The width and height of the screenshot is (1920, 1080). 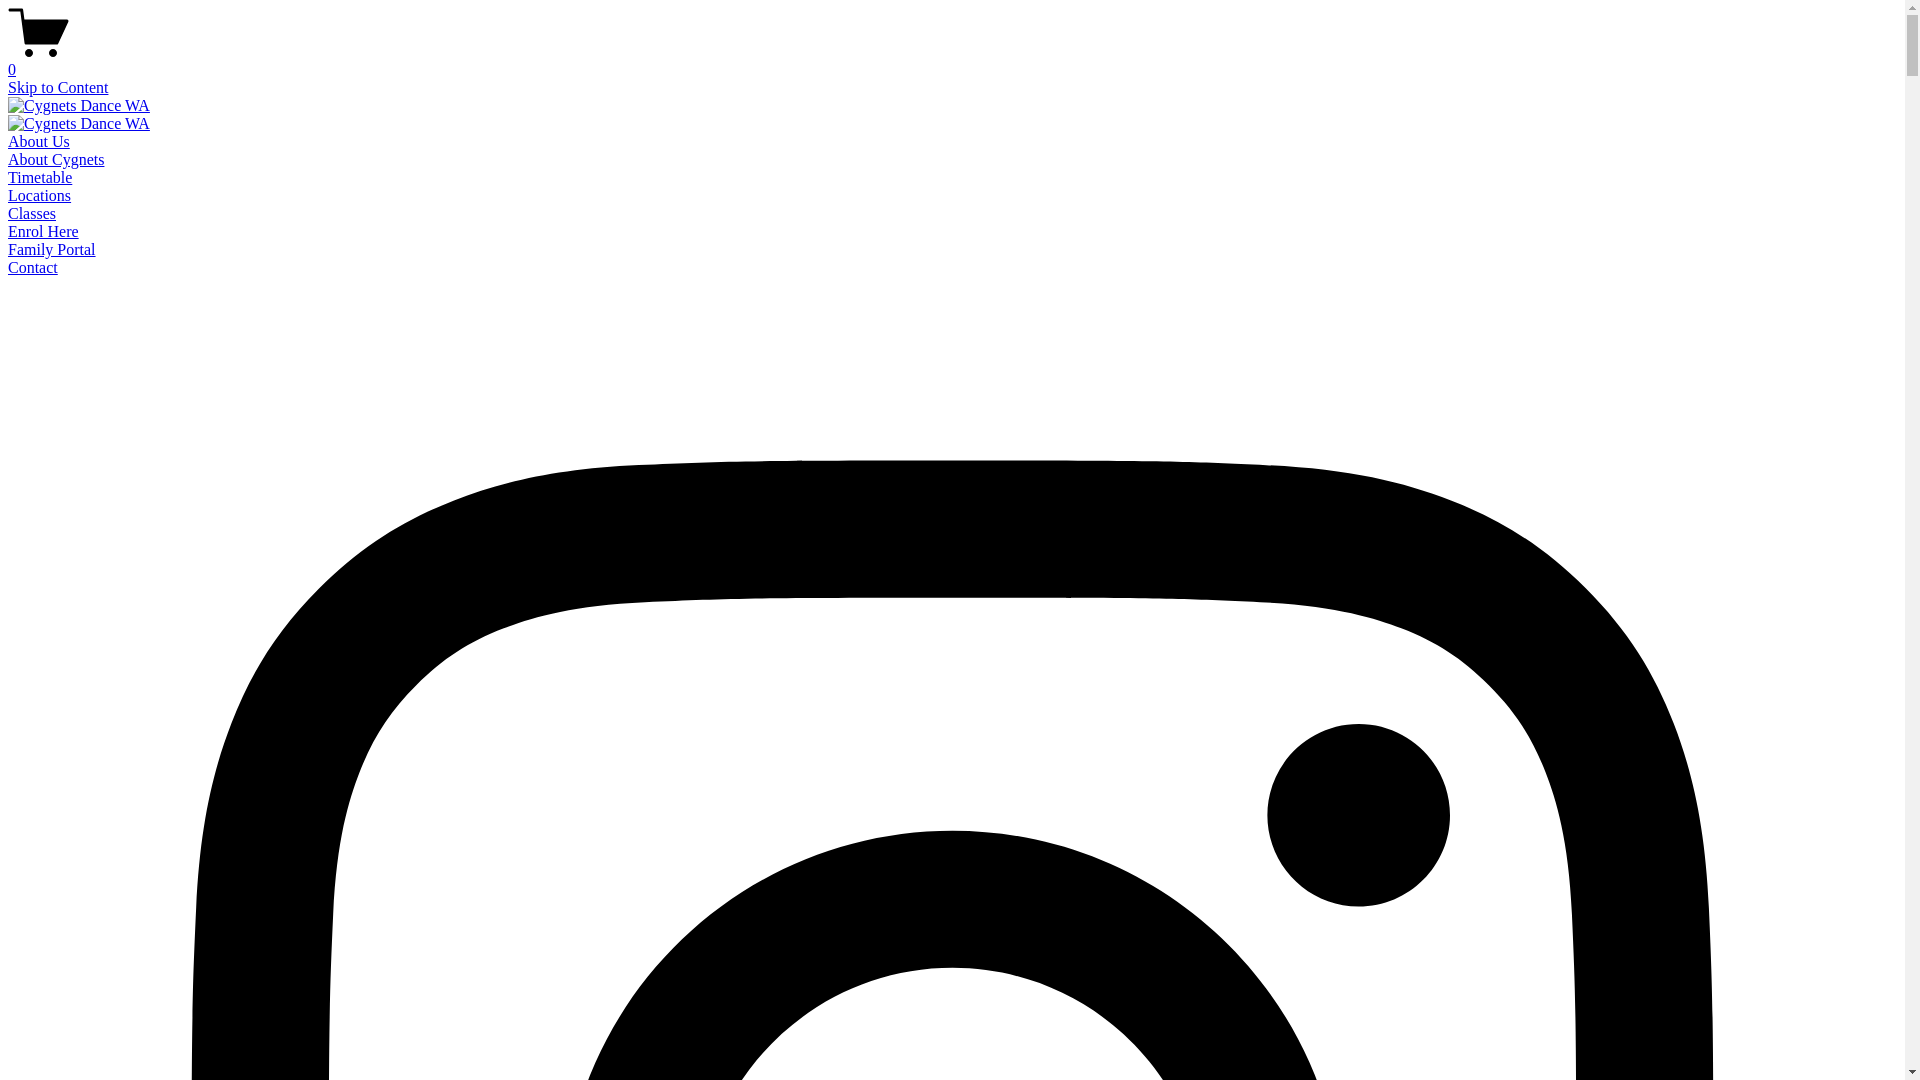 I want to click on 'Skip to Content', so click(x=57, y=86).